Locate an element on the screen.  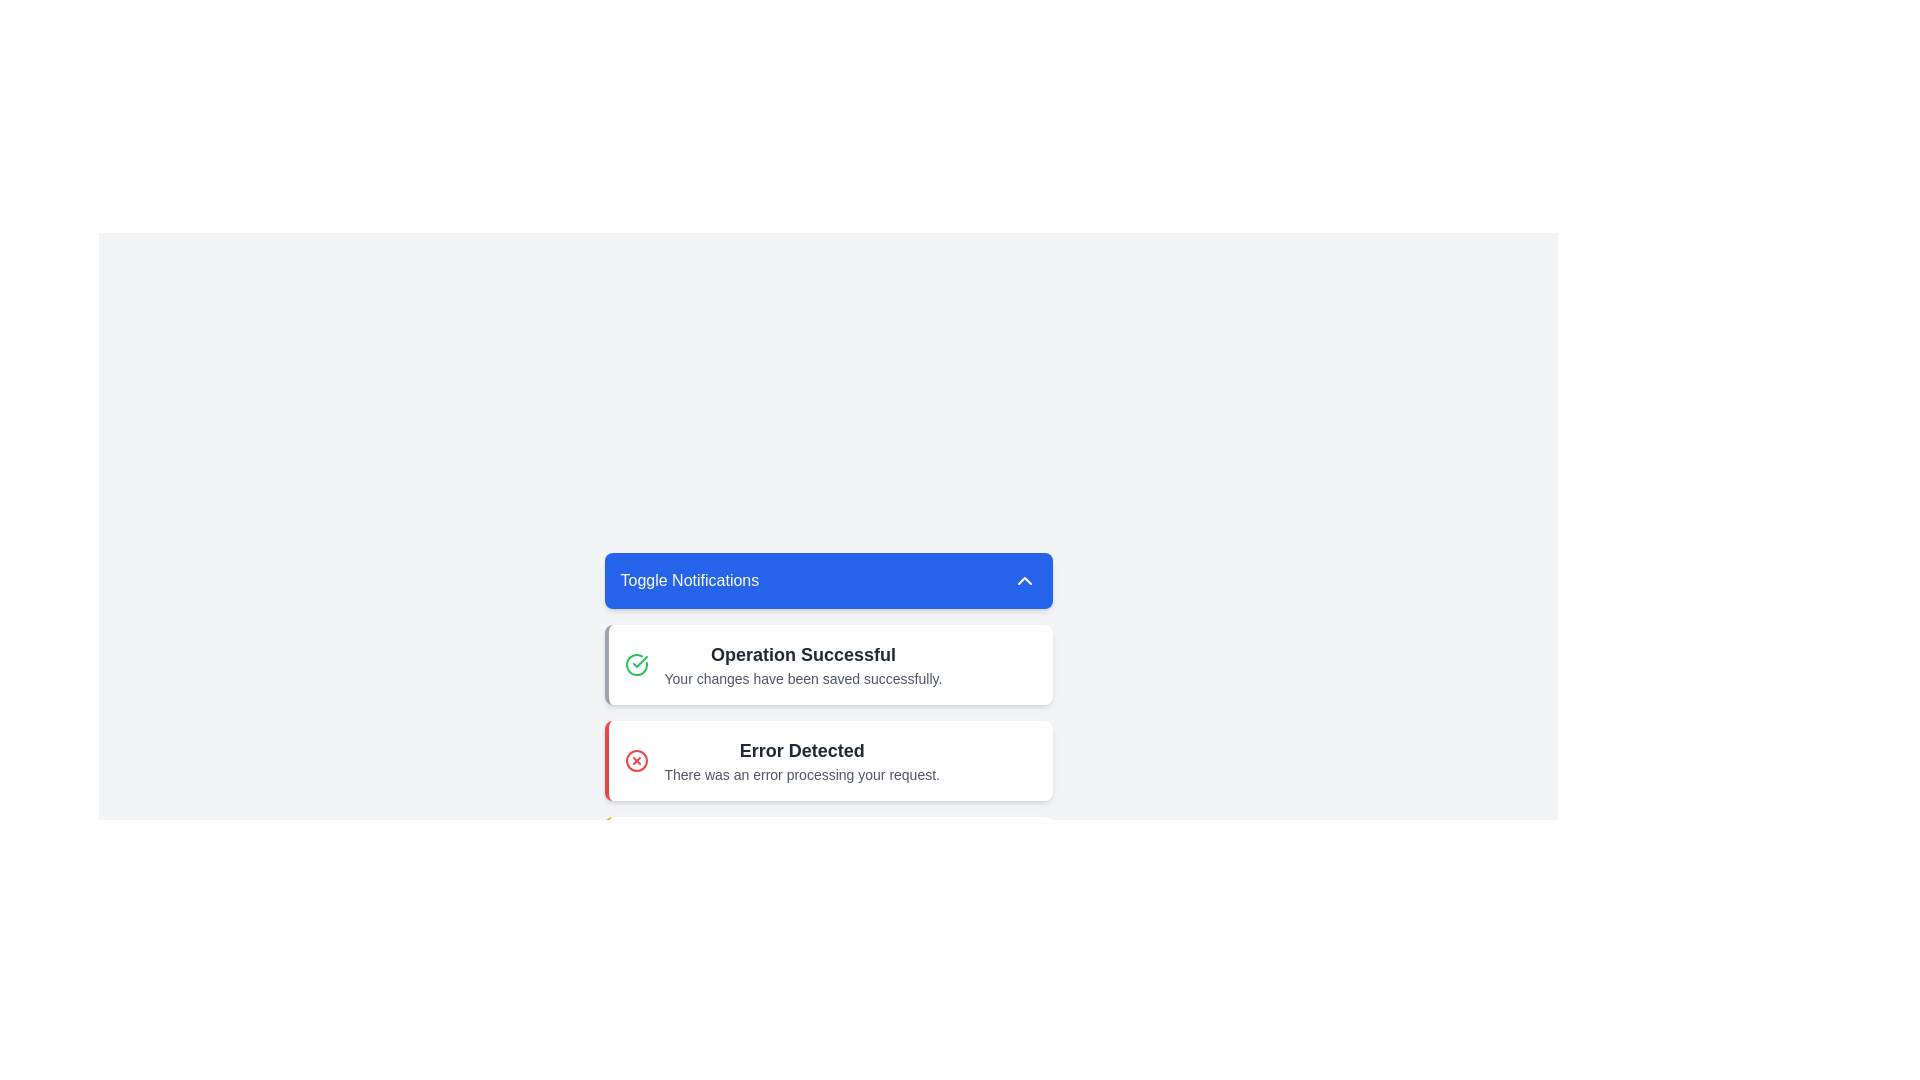
the toggle button located at the top of the notification panel is located at coordinates (828, 581).